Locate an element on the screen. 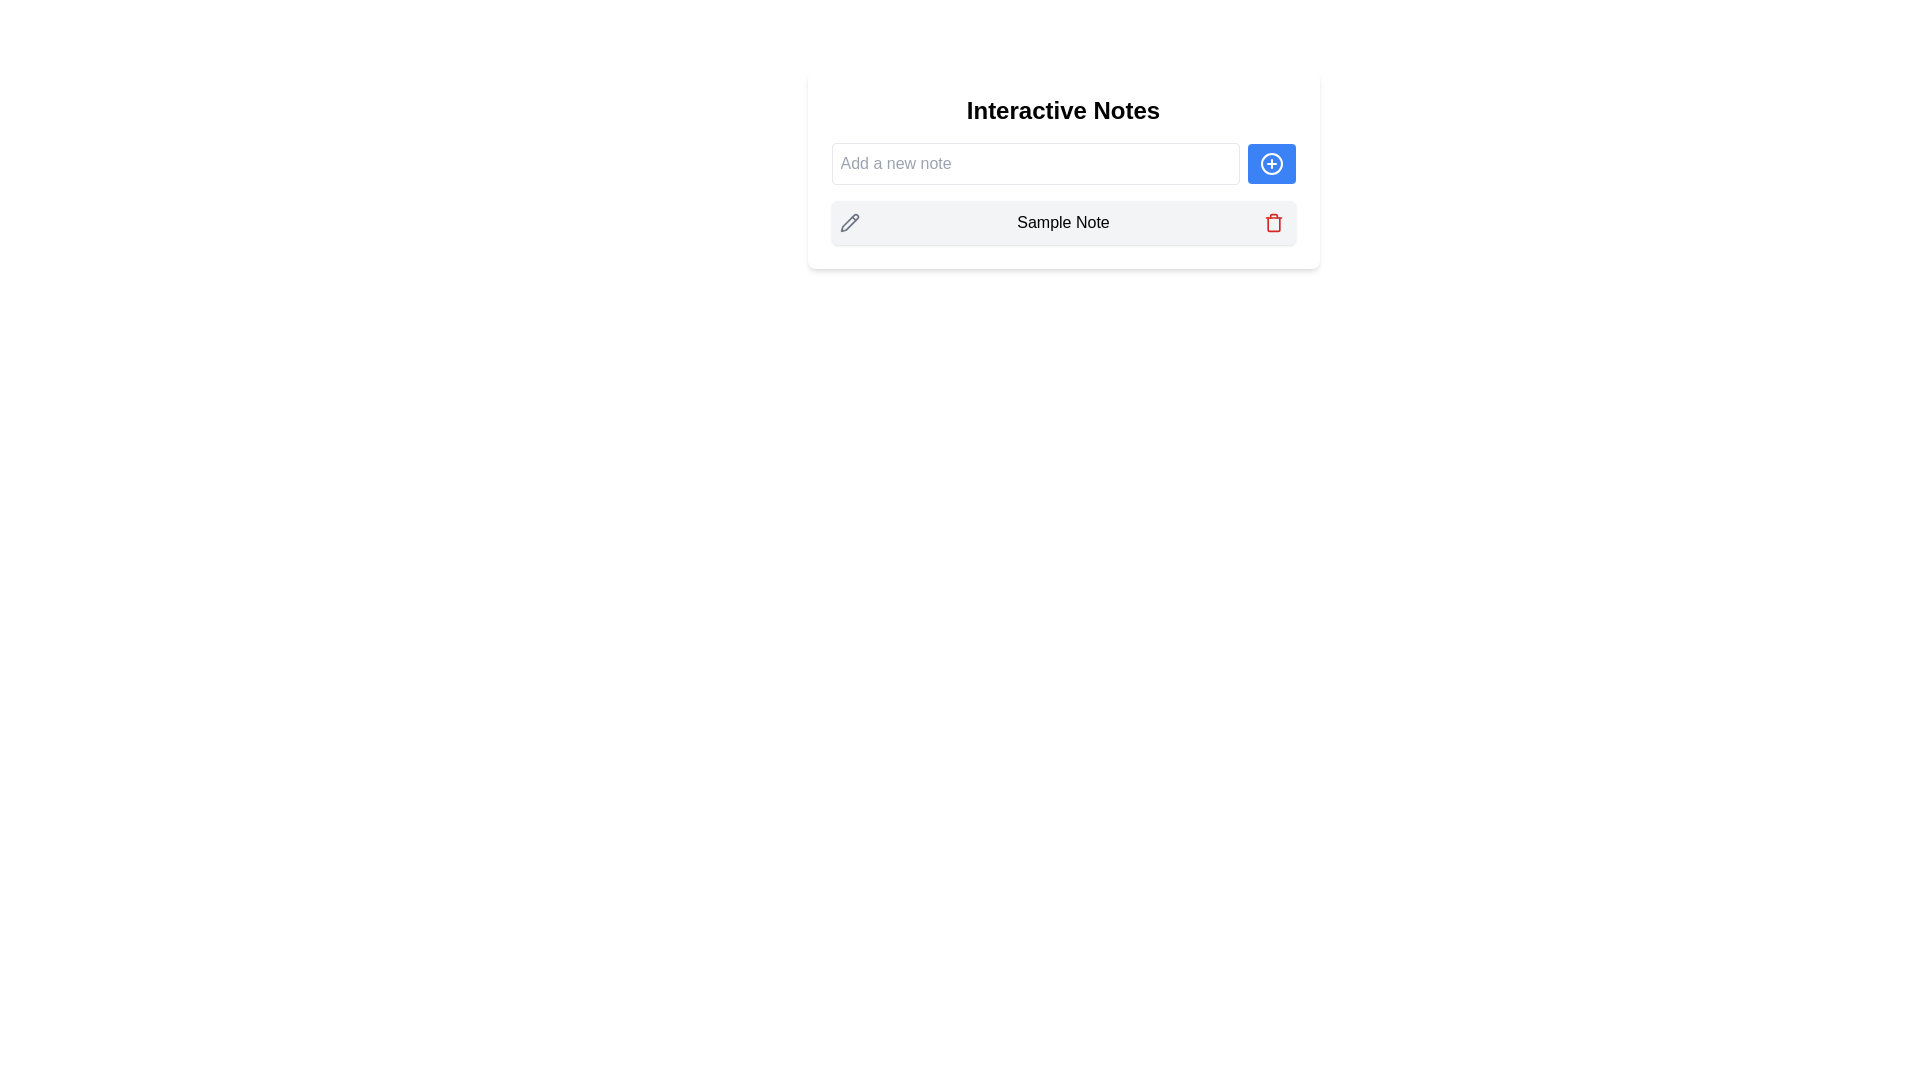  the button located at the right end of an input field group, which is used to add a new note or item is located at coordinates (1270, 163).